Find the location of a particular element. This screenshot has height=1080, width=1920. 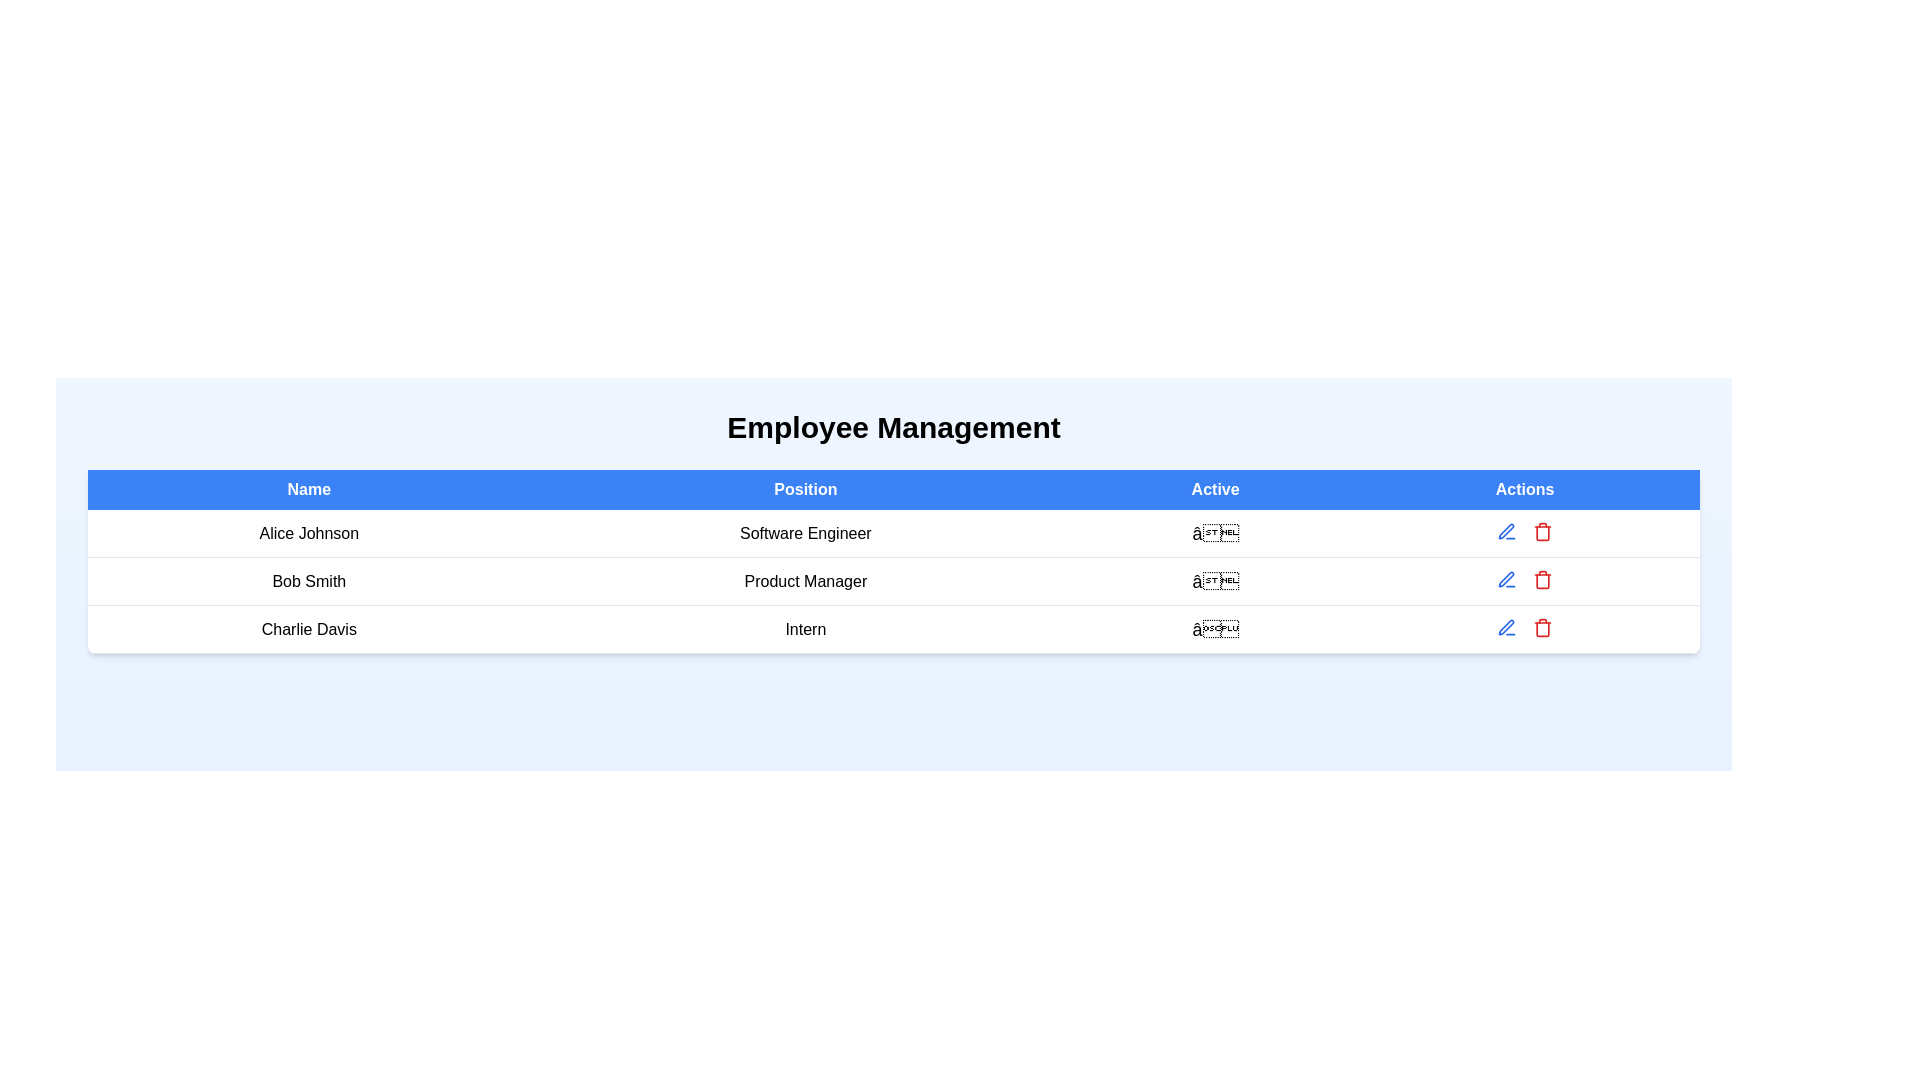

'Edit' button for the employee identified by Alice Johnson is located at coordinates (1507, 531).